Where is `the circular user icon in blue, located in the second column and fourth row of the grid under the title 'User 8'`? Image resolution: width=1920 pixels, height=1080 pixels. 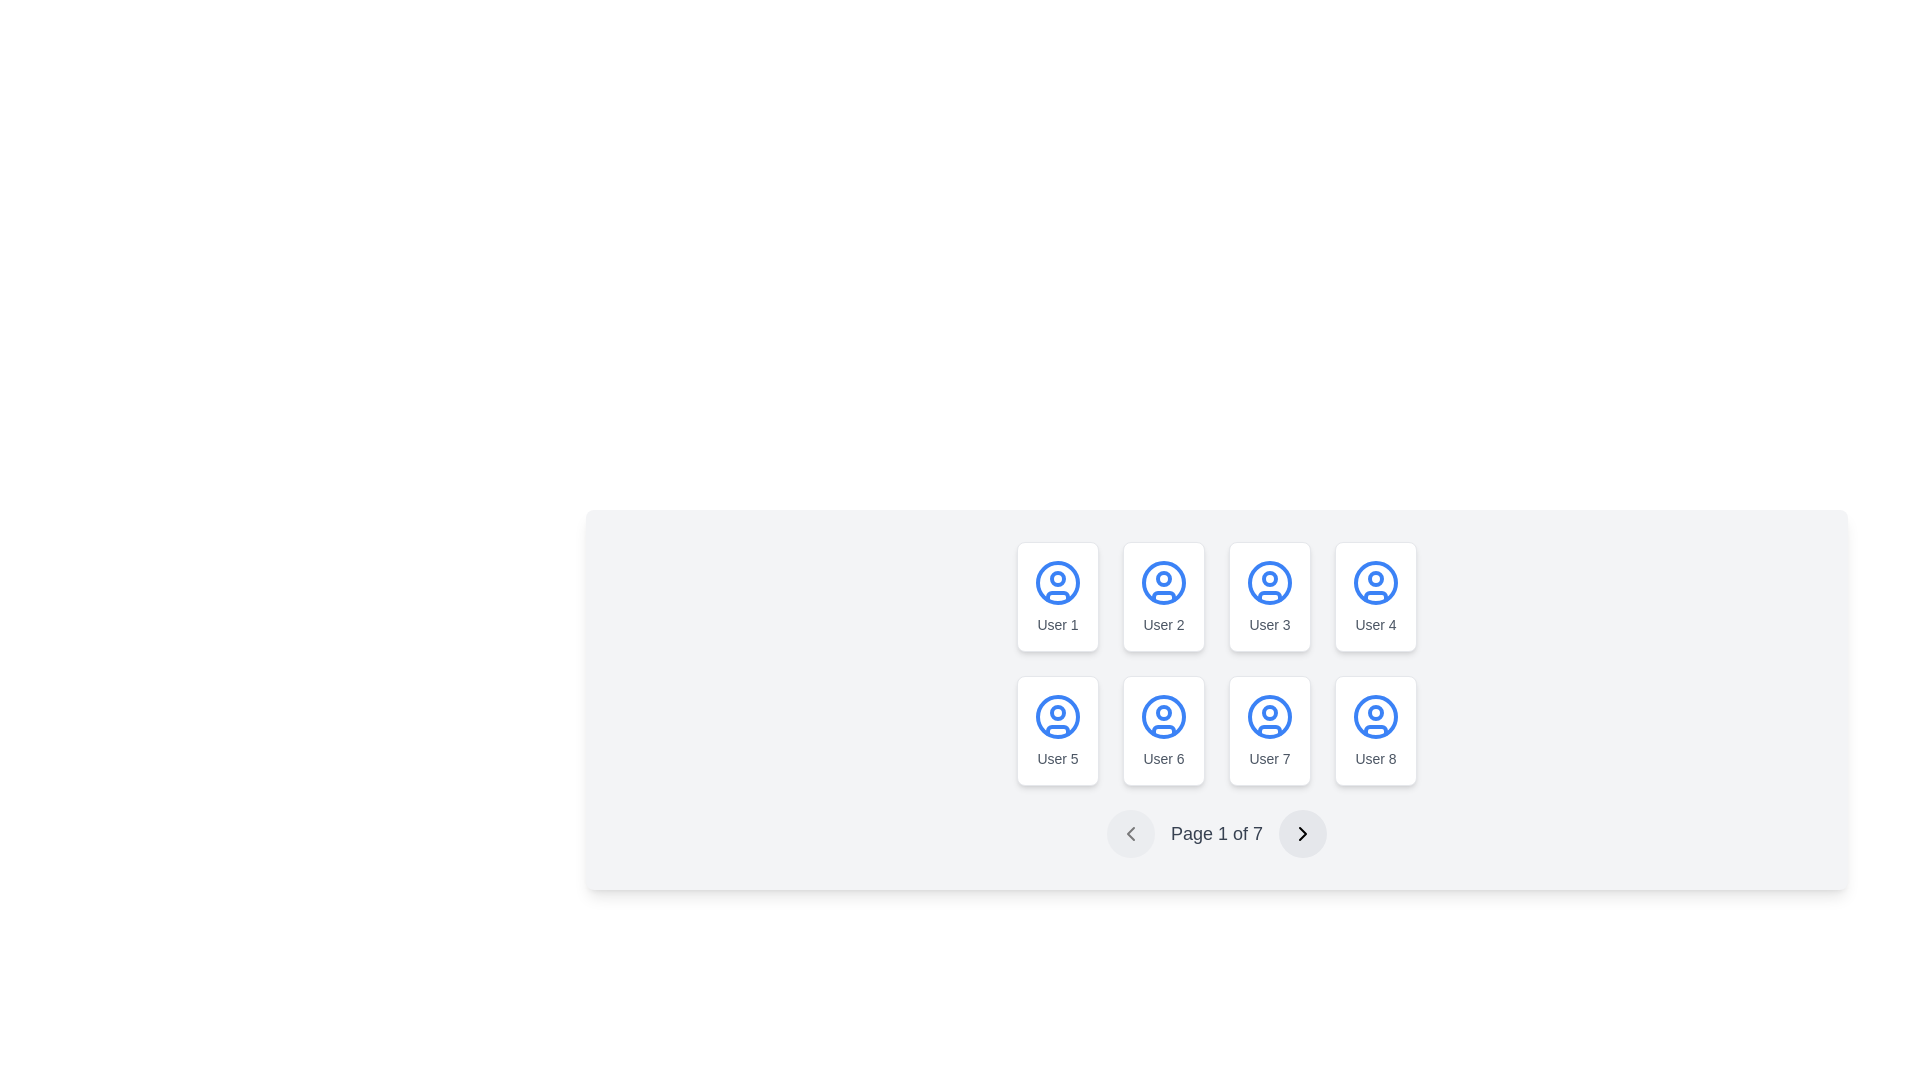 the circular user icon in blue, located in the second column and fourth row of the grid under the title 'User 8' is located at coordinates (1375, 716).